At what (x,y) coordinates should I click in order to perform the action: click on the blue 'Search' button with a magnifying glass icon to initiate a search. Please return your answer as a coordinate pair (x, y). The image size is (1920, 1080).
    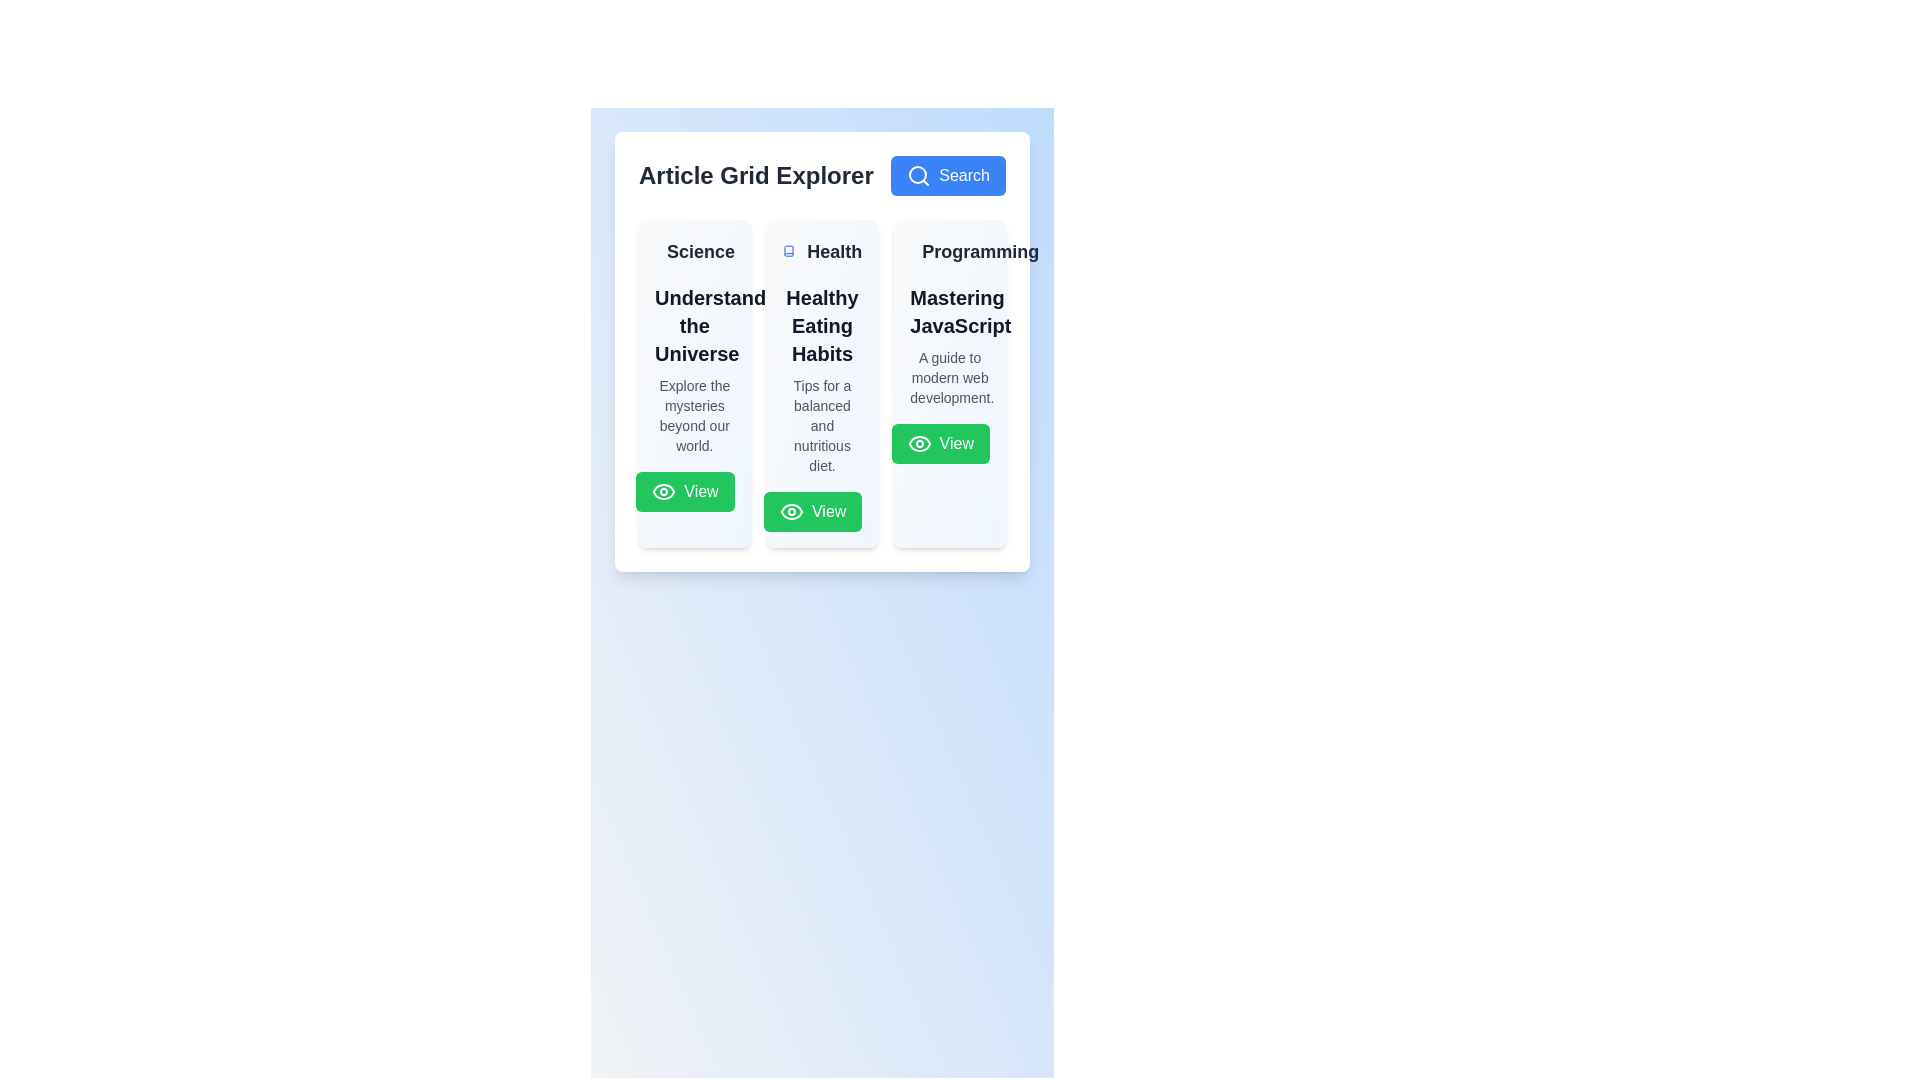
    Looking at the image, I should click on (947, 175).